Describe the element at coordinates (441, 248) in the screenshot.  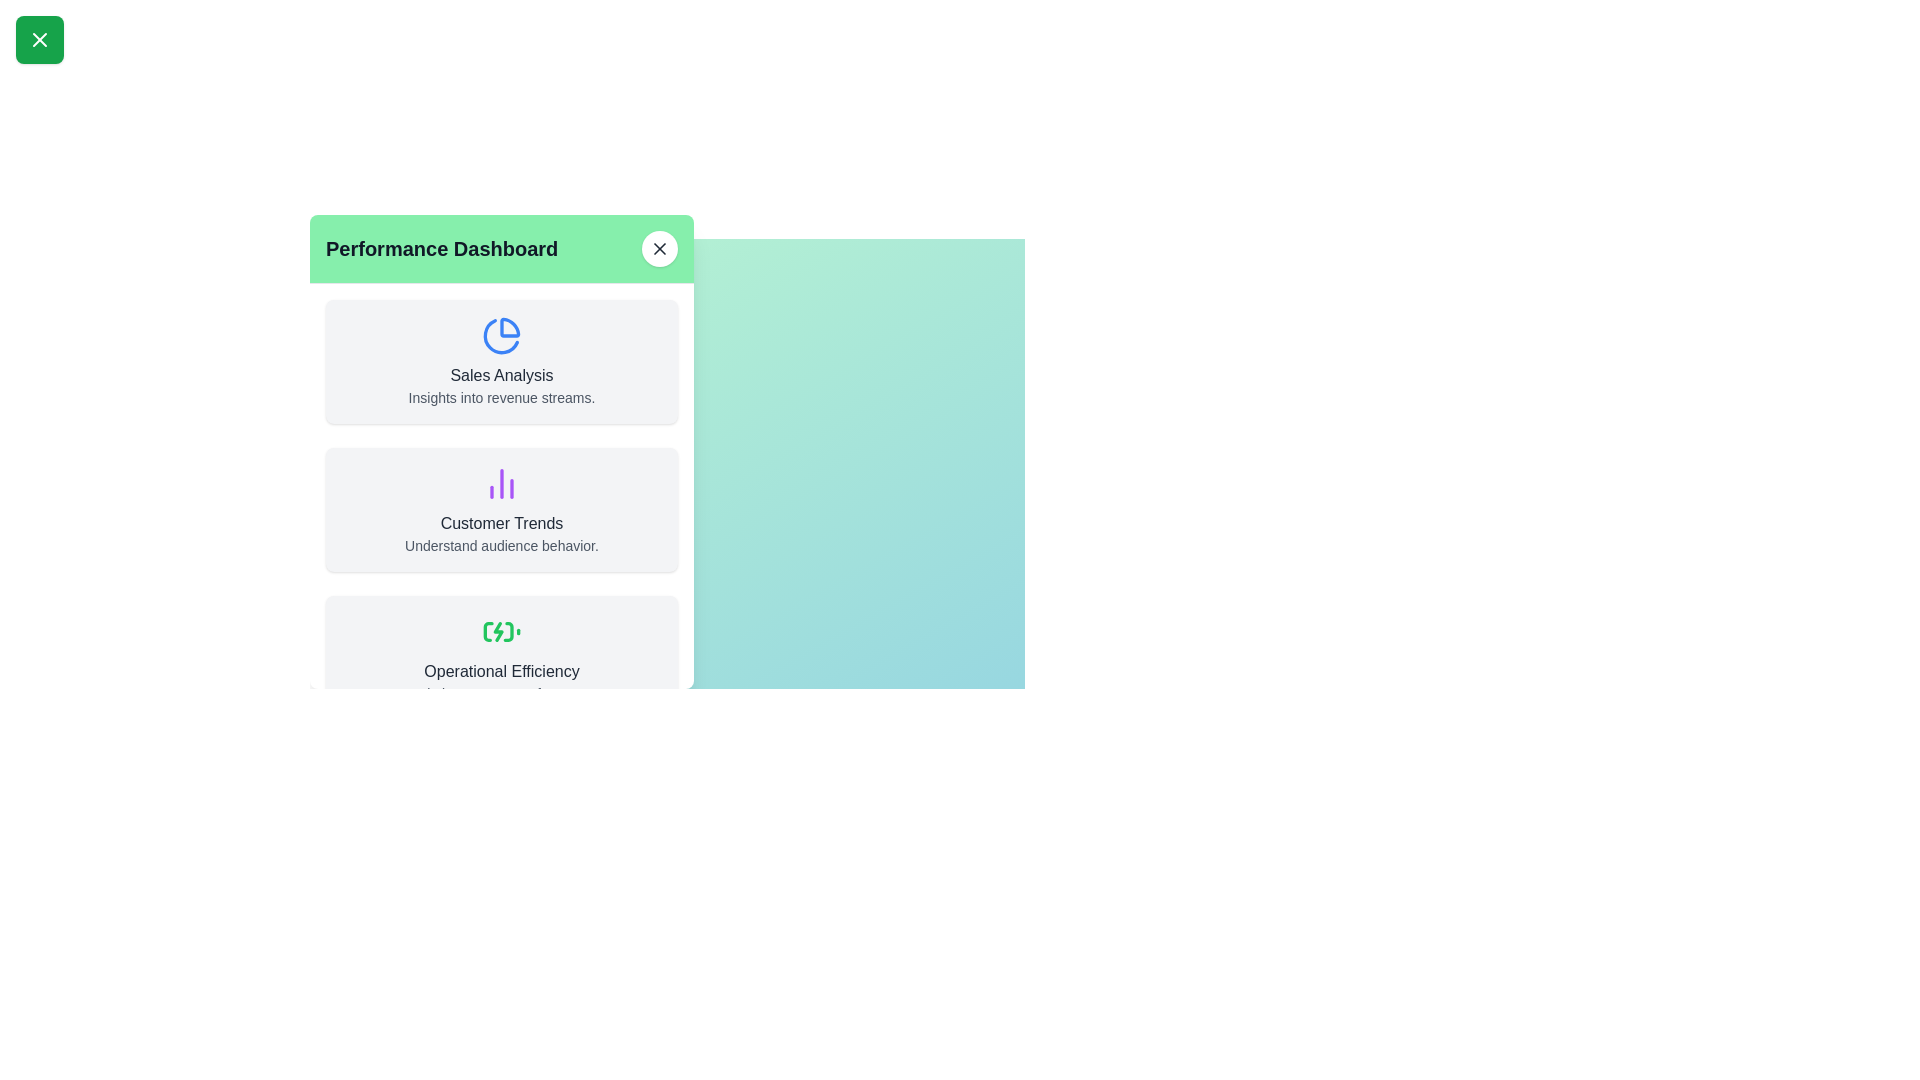
I see `the text label displaying 'Performance Dashboard' in a large, bold font with a dark gray color on a light green background` at that location.